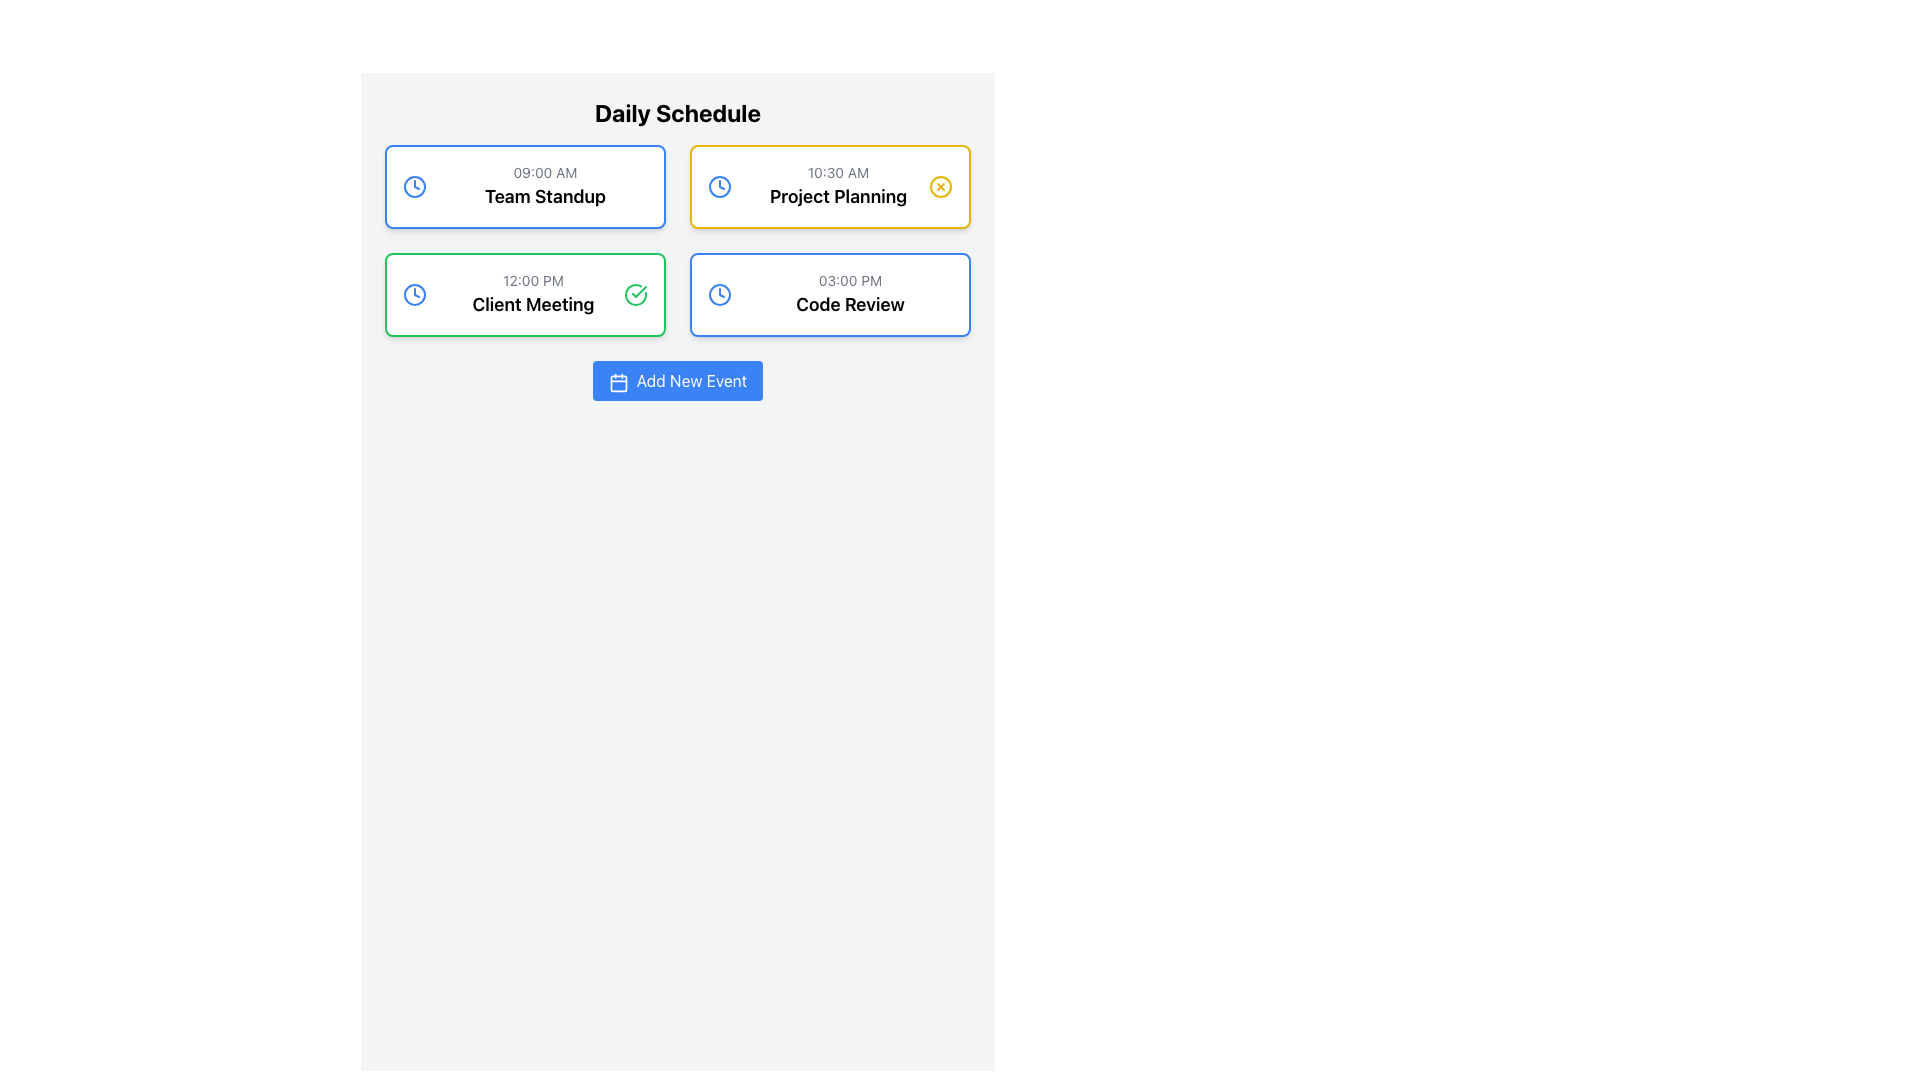 The height and width of the screenshot is (1080, 1920). I want to click on the blue button labeled 'Add New Event' with a calendar icon, so click(677, 381).